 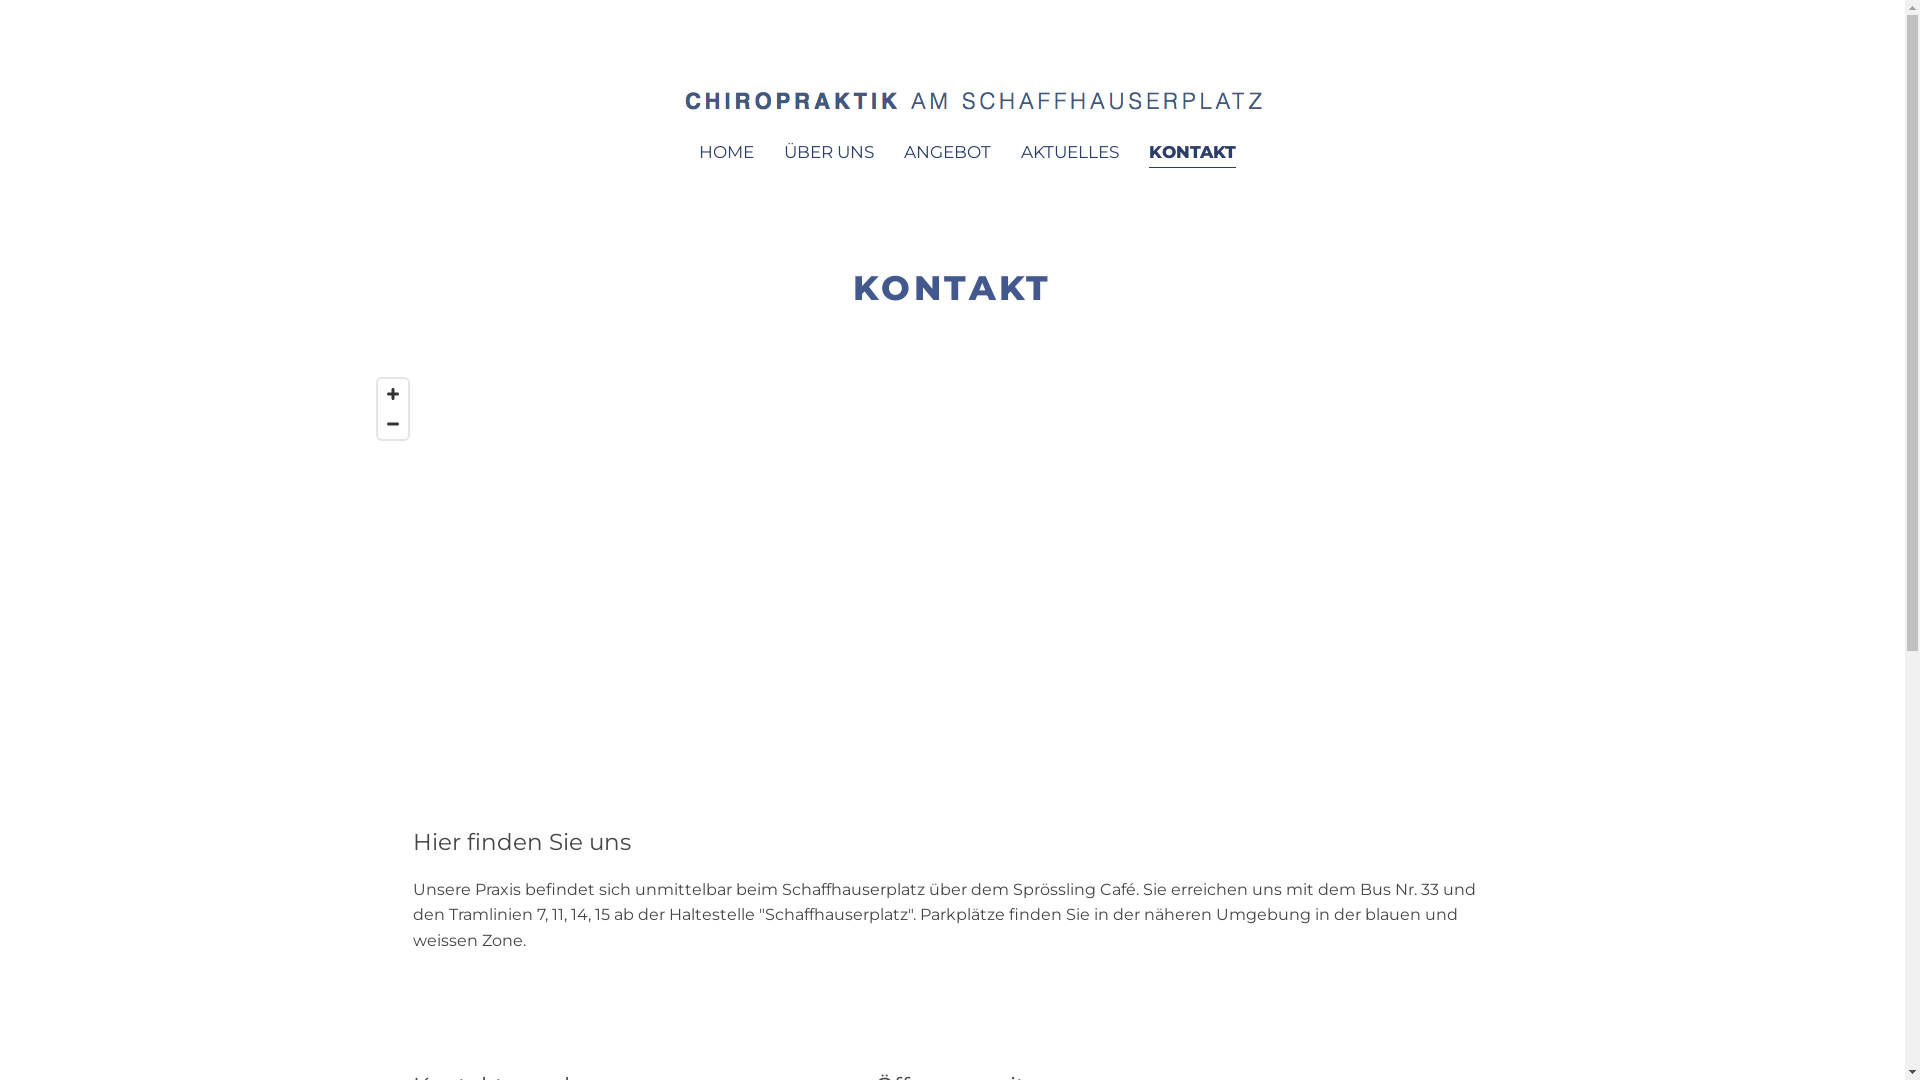 What do you see at coordinates (1069, 152) in the screenshot?
I see `'AKTUELLES'` at bounding box center [1069, 152].